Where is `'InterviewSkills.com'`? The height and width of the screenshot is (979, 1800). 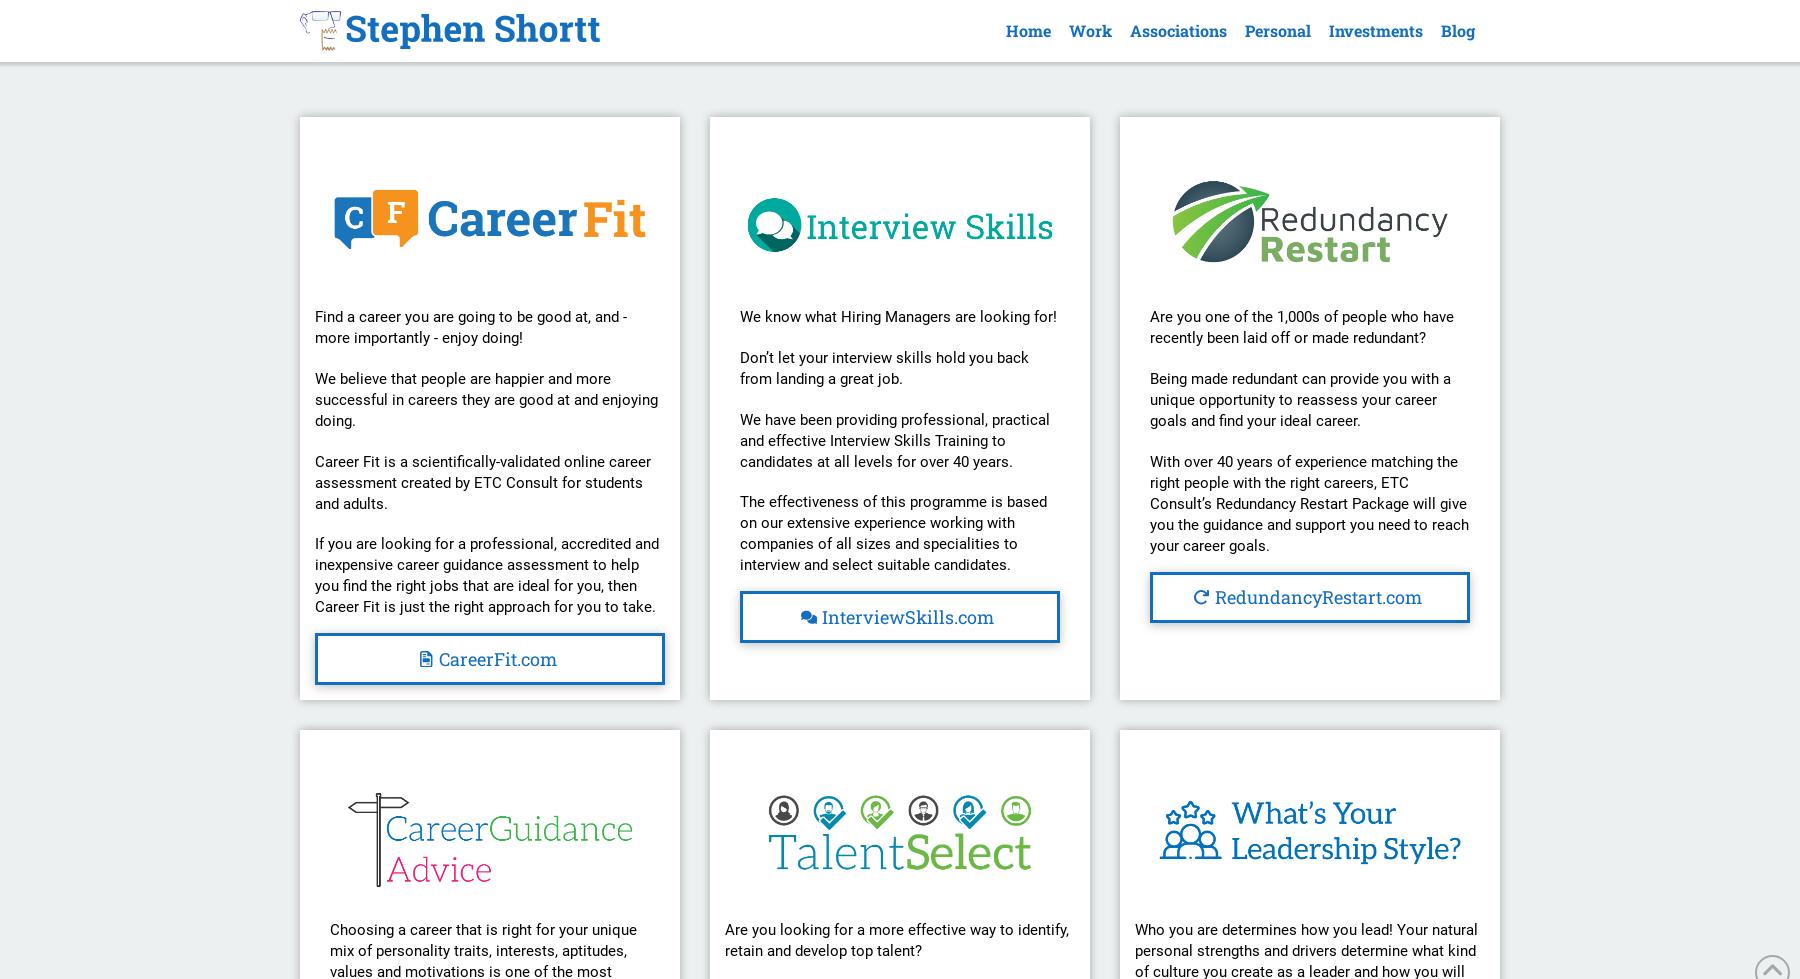
'InterviewSkills.com' is located at coordinates (906, 615).